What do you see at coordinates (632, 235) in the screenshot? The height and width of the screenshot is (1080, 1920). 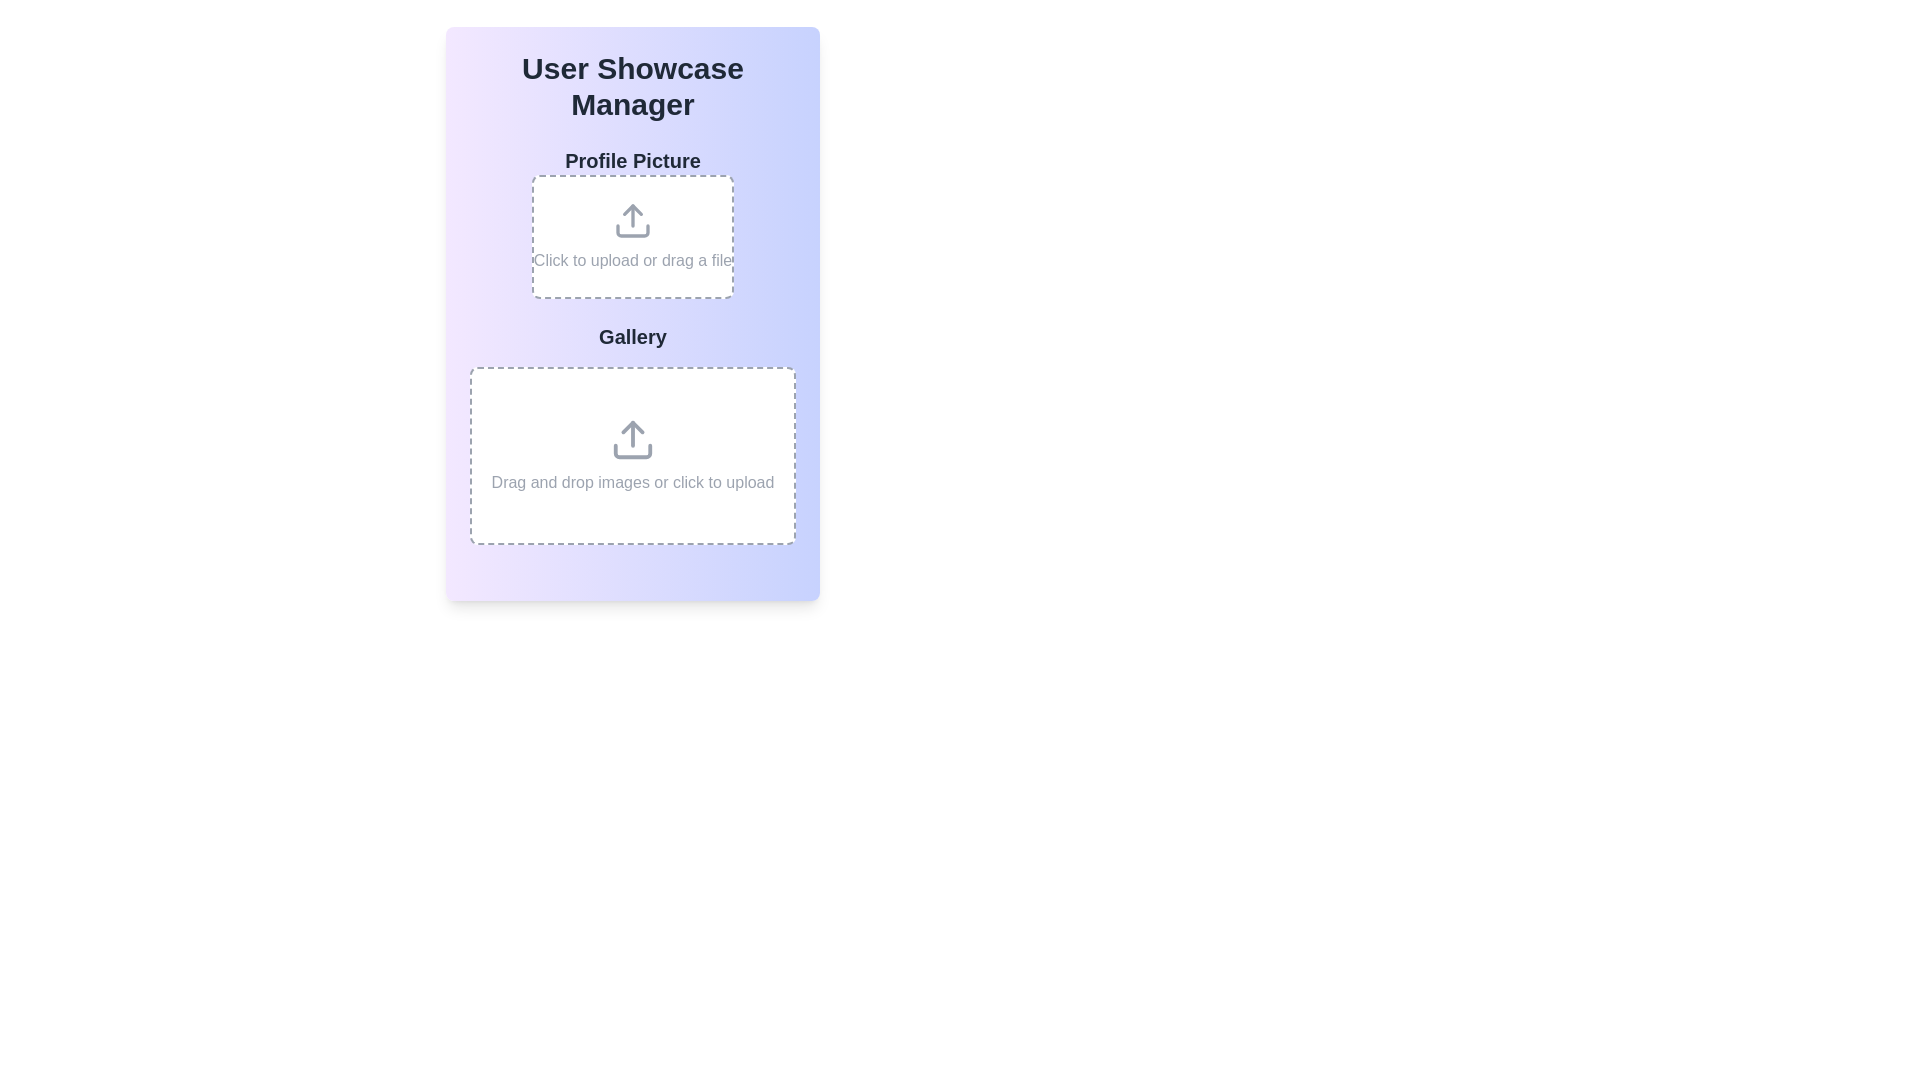 I see `and drop a file` at bounding box center [632, 235].